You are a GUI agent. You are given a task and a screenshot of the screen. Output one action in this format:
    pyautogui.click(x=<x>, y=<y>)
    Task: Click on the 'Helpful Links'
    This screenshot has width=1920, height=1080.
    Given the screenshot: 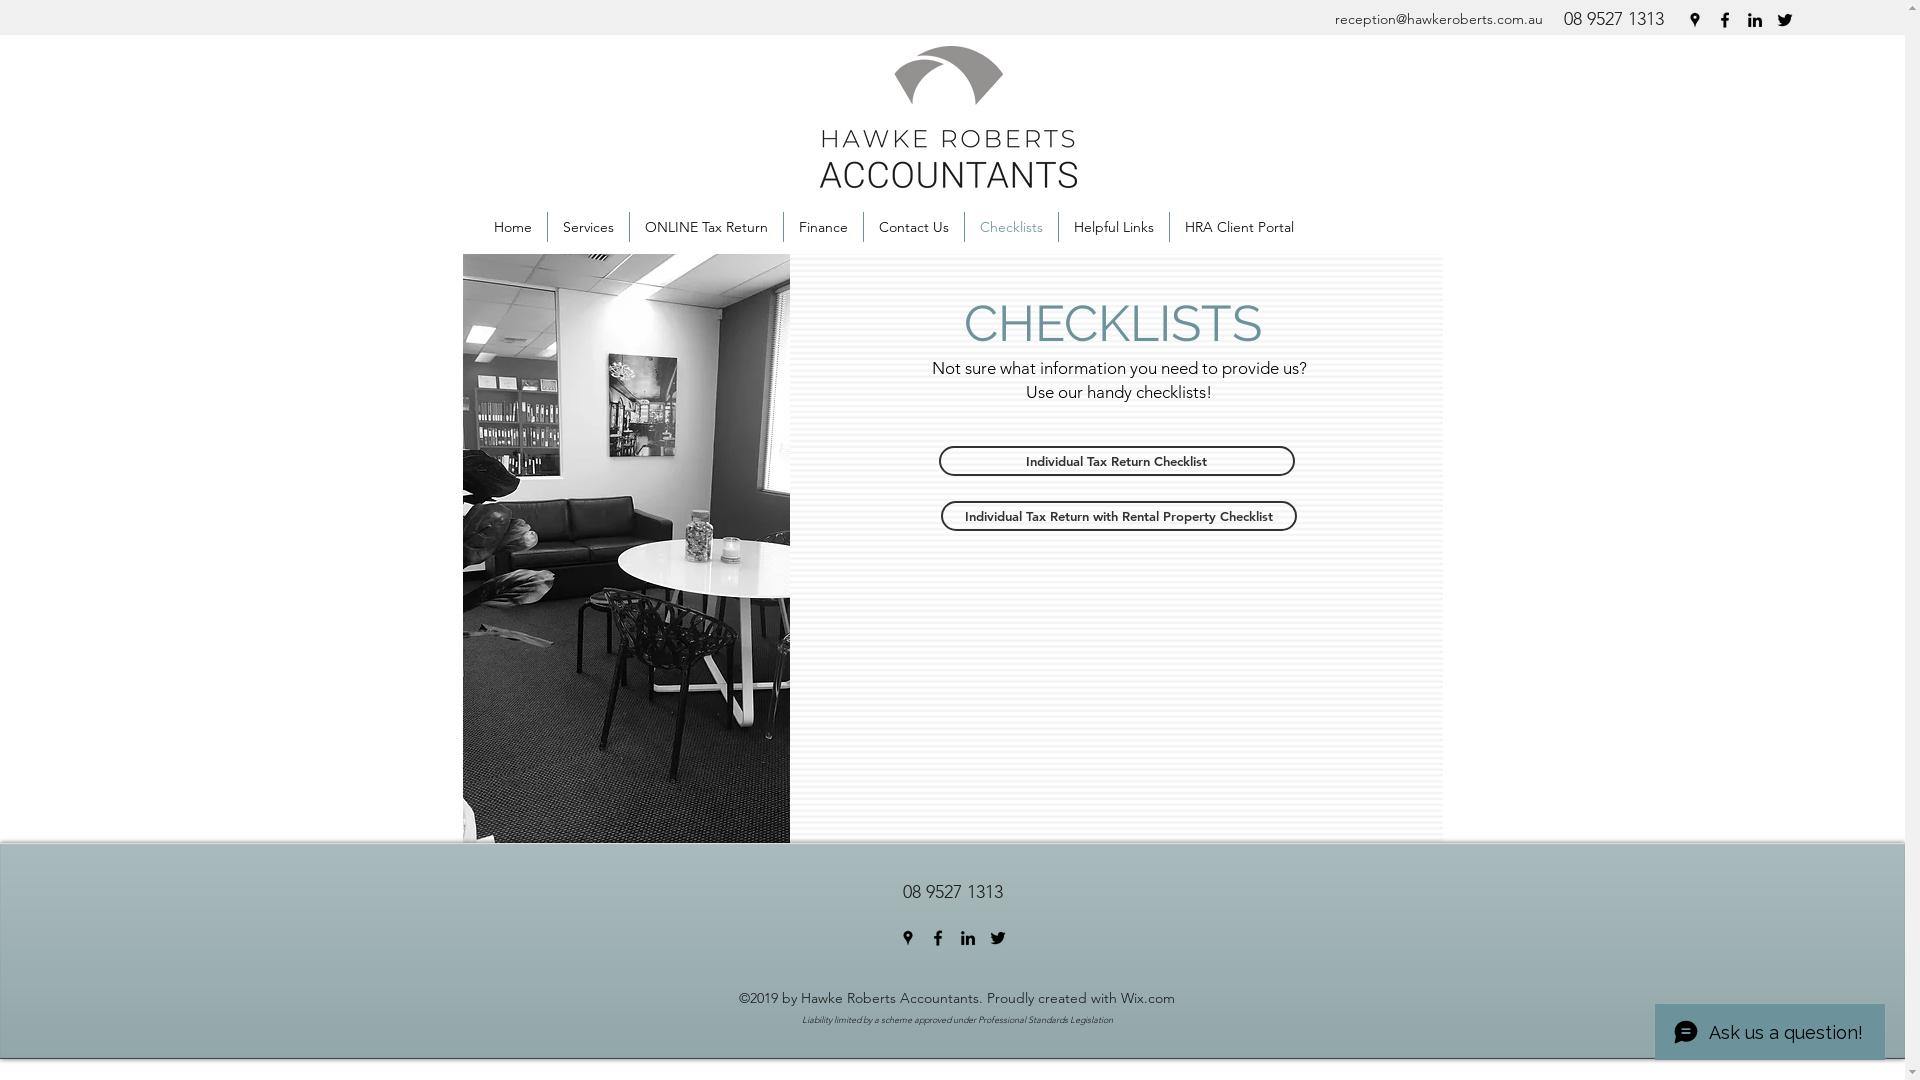 What is the action you would take?
    pyautogui.click(x=1112, y=226)
    